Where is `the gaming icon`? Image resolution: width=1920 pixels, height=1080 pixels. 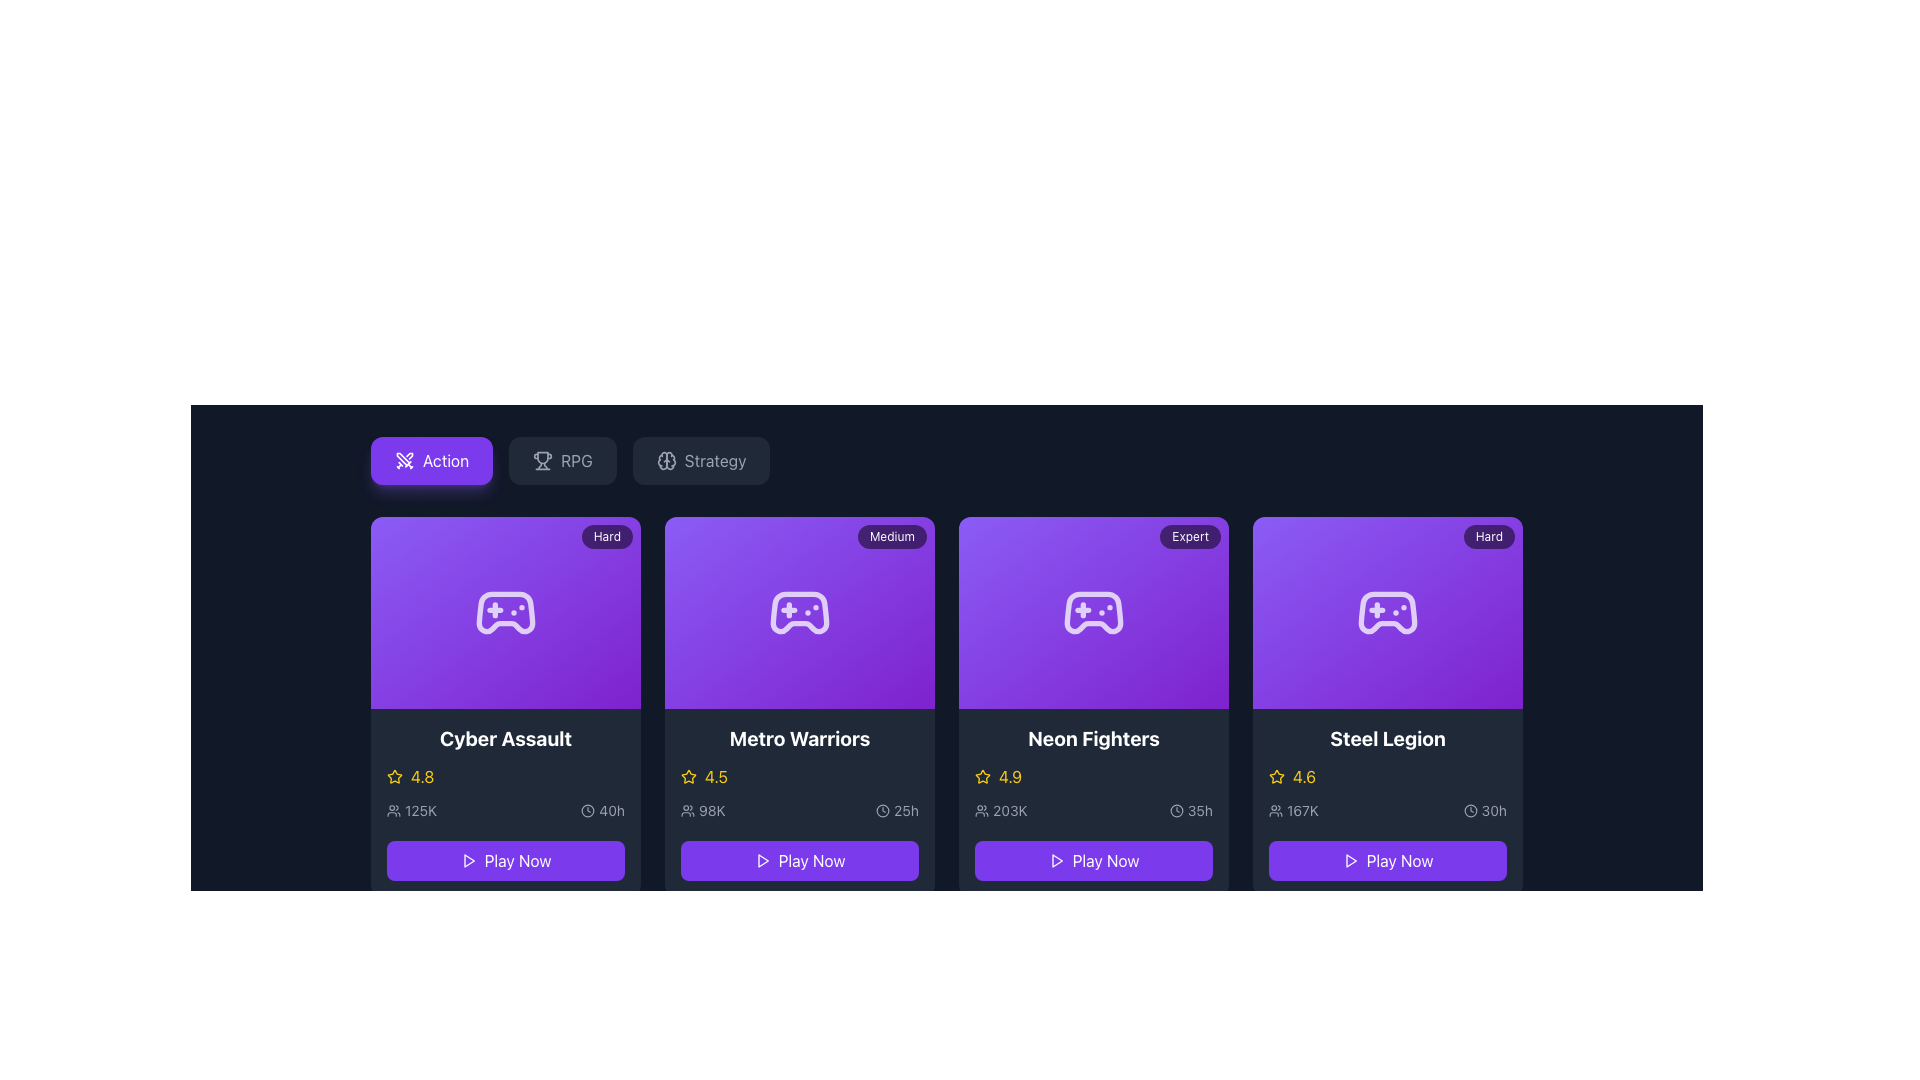 the gaming icon is located at coordinates (505, 612).